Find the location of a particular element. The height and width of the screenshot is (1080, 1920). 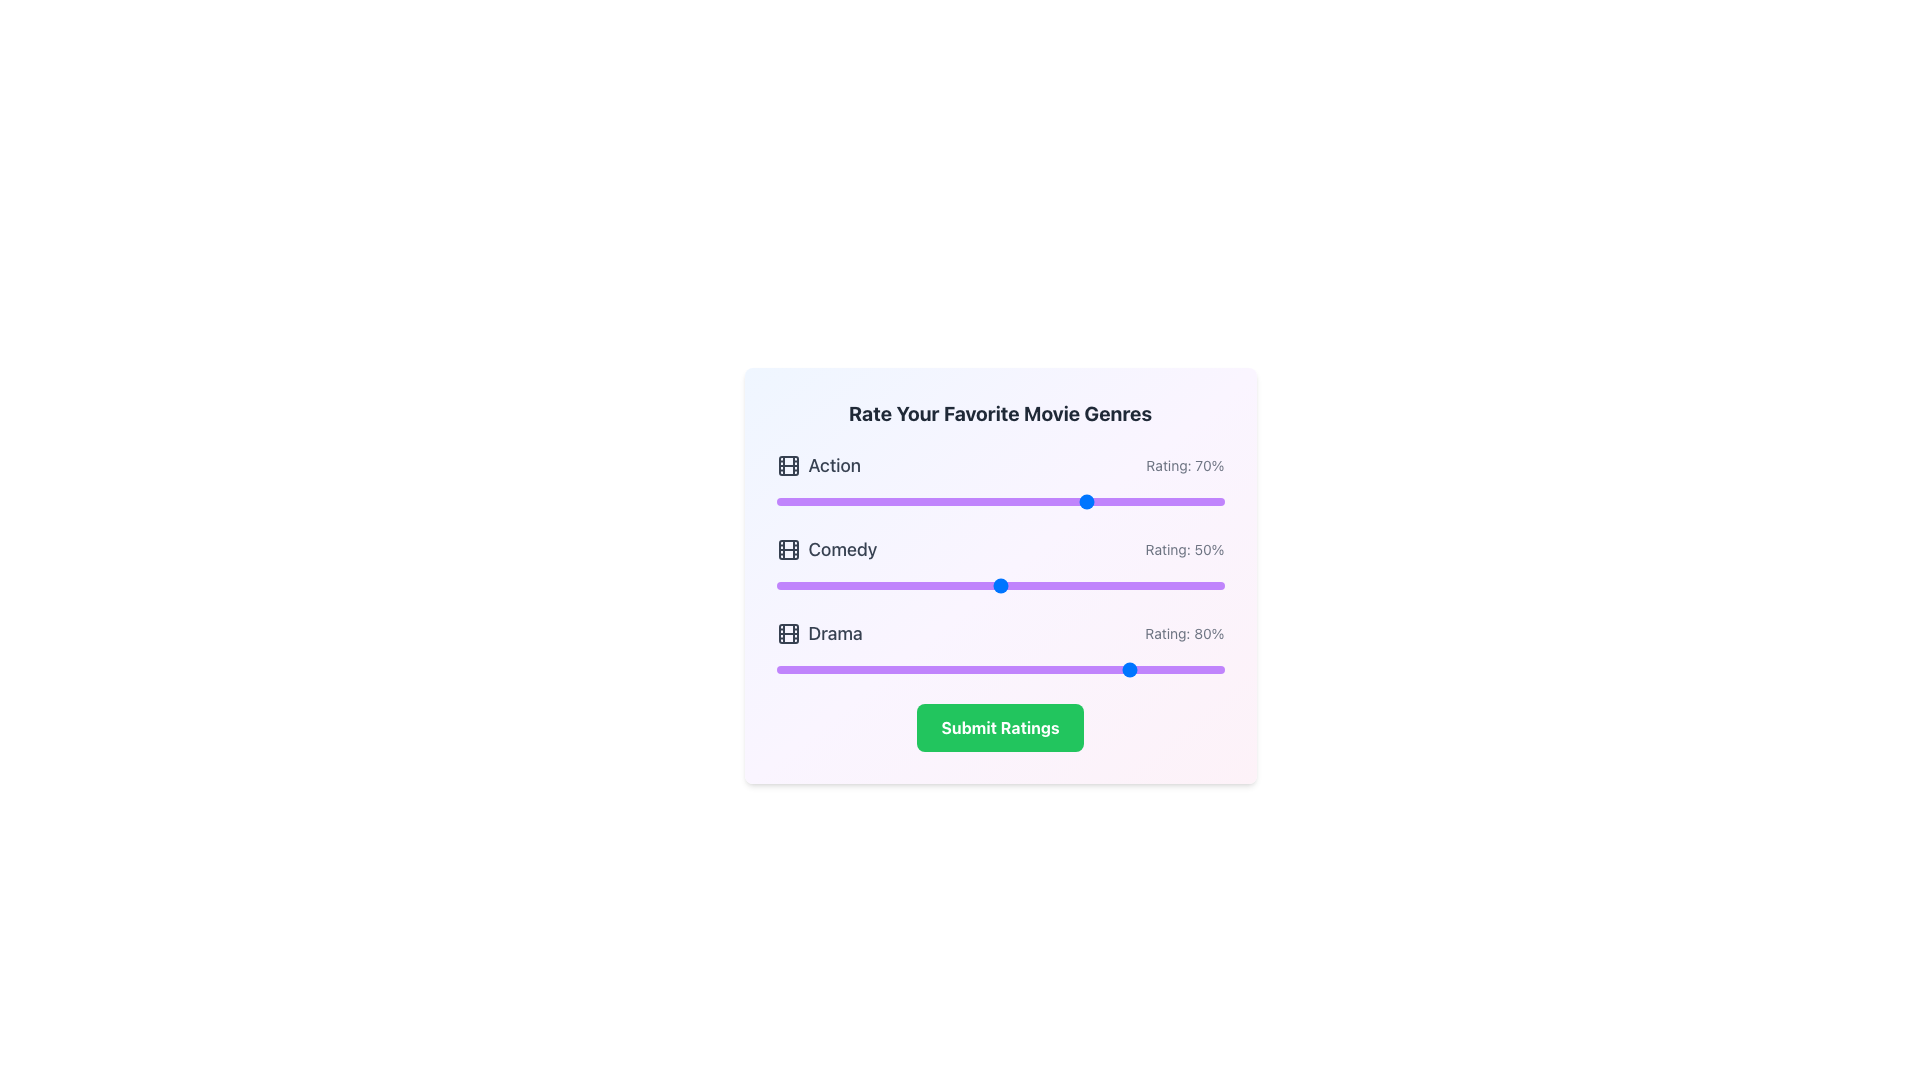

the slider value is located at coordinates (1205, 670).